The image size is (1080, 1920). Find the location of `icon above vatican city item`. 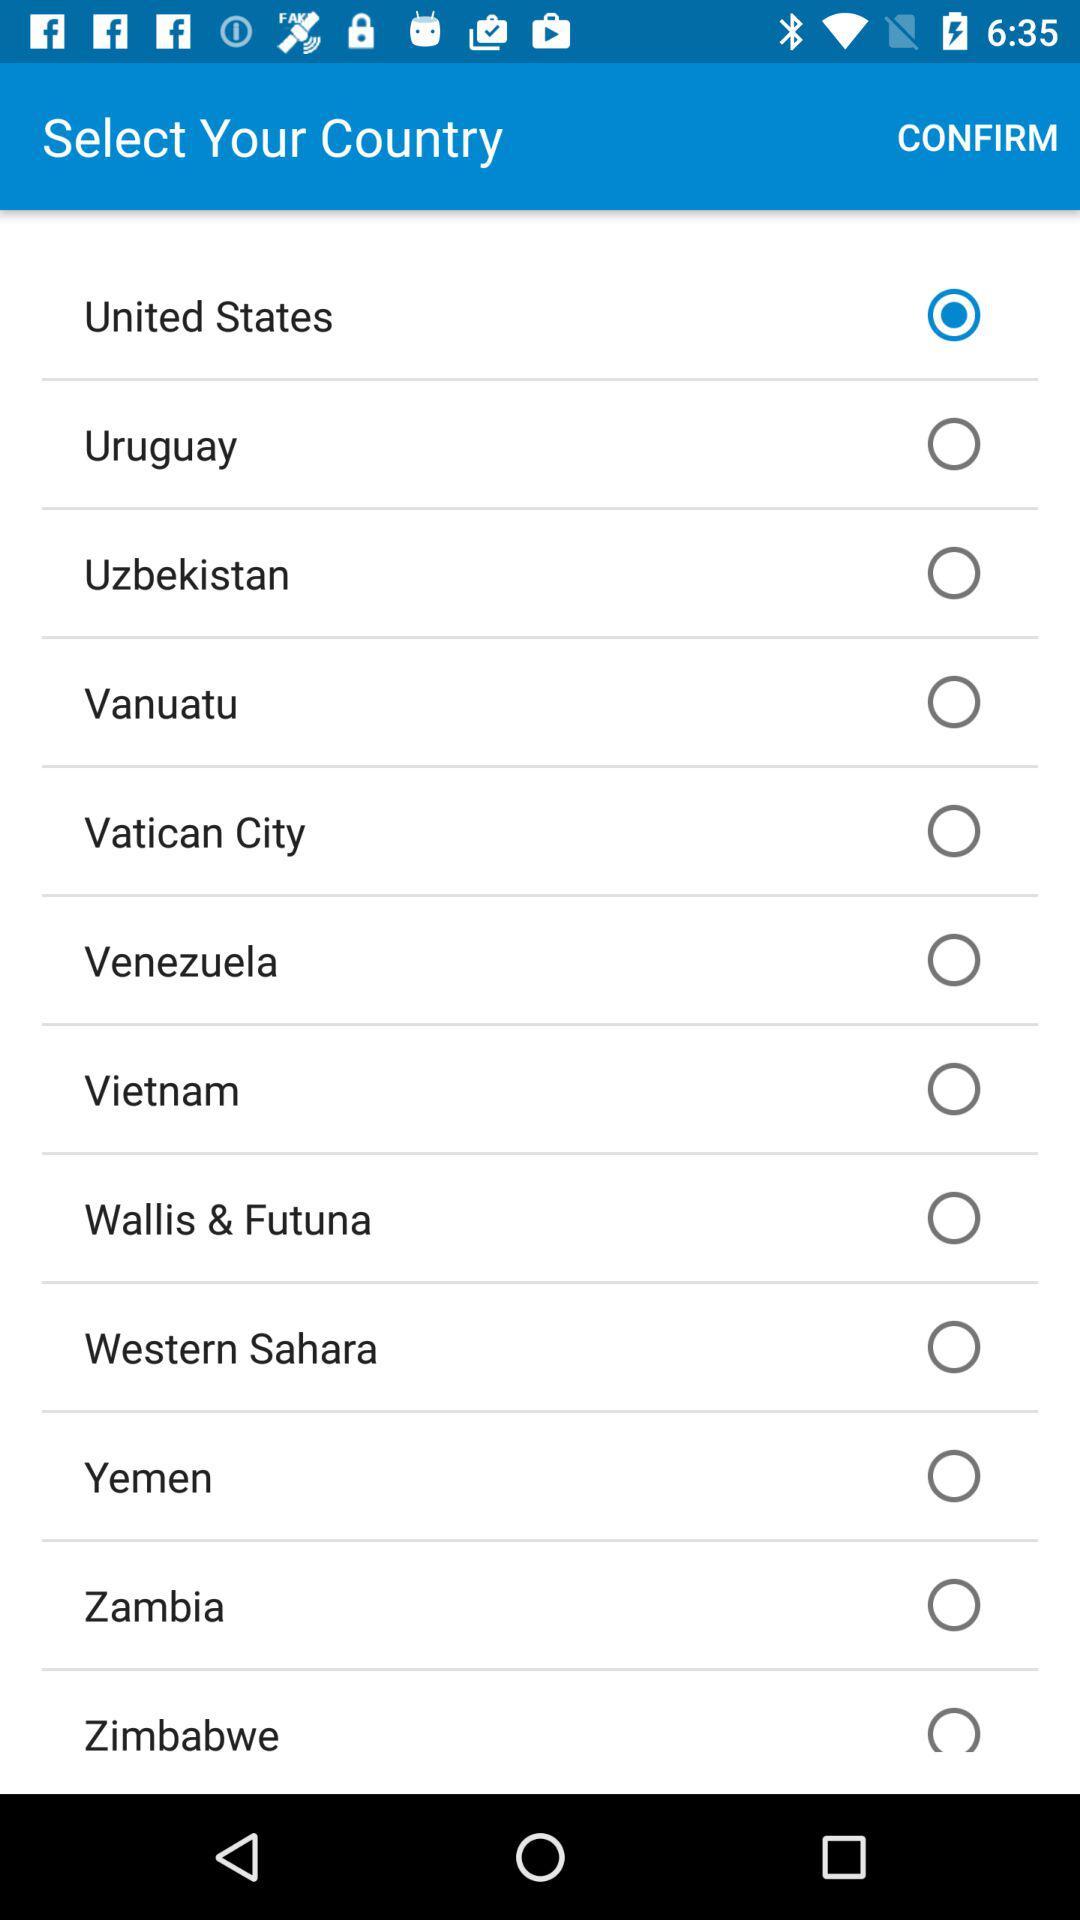

icon above vatican city item is located at coordinates (540, 701).